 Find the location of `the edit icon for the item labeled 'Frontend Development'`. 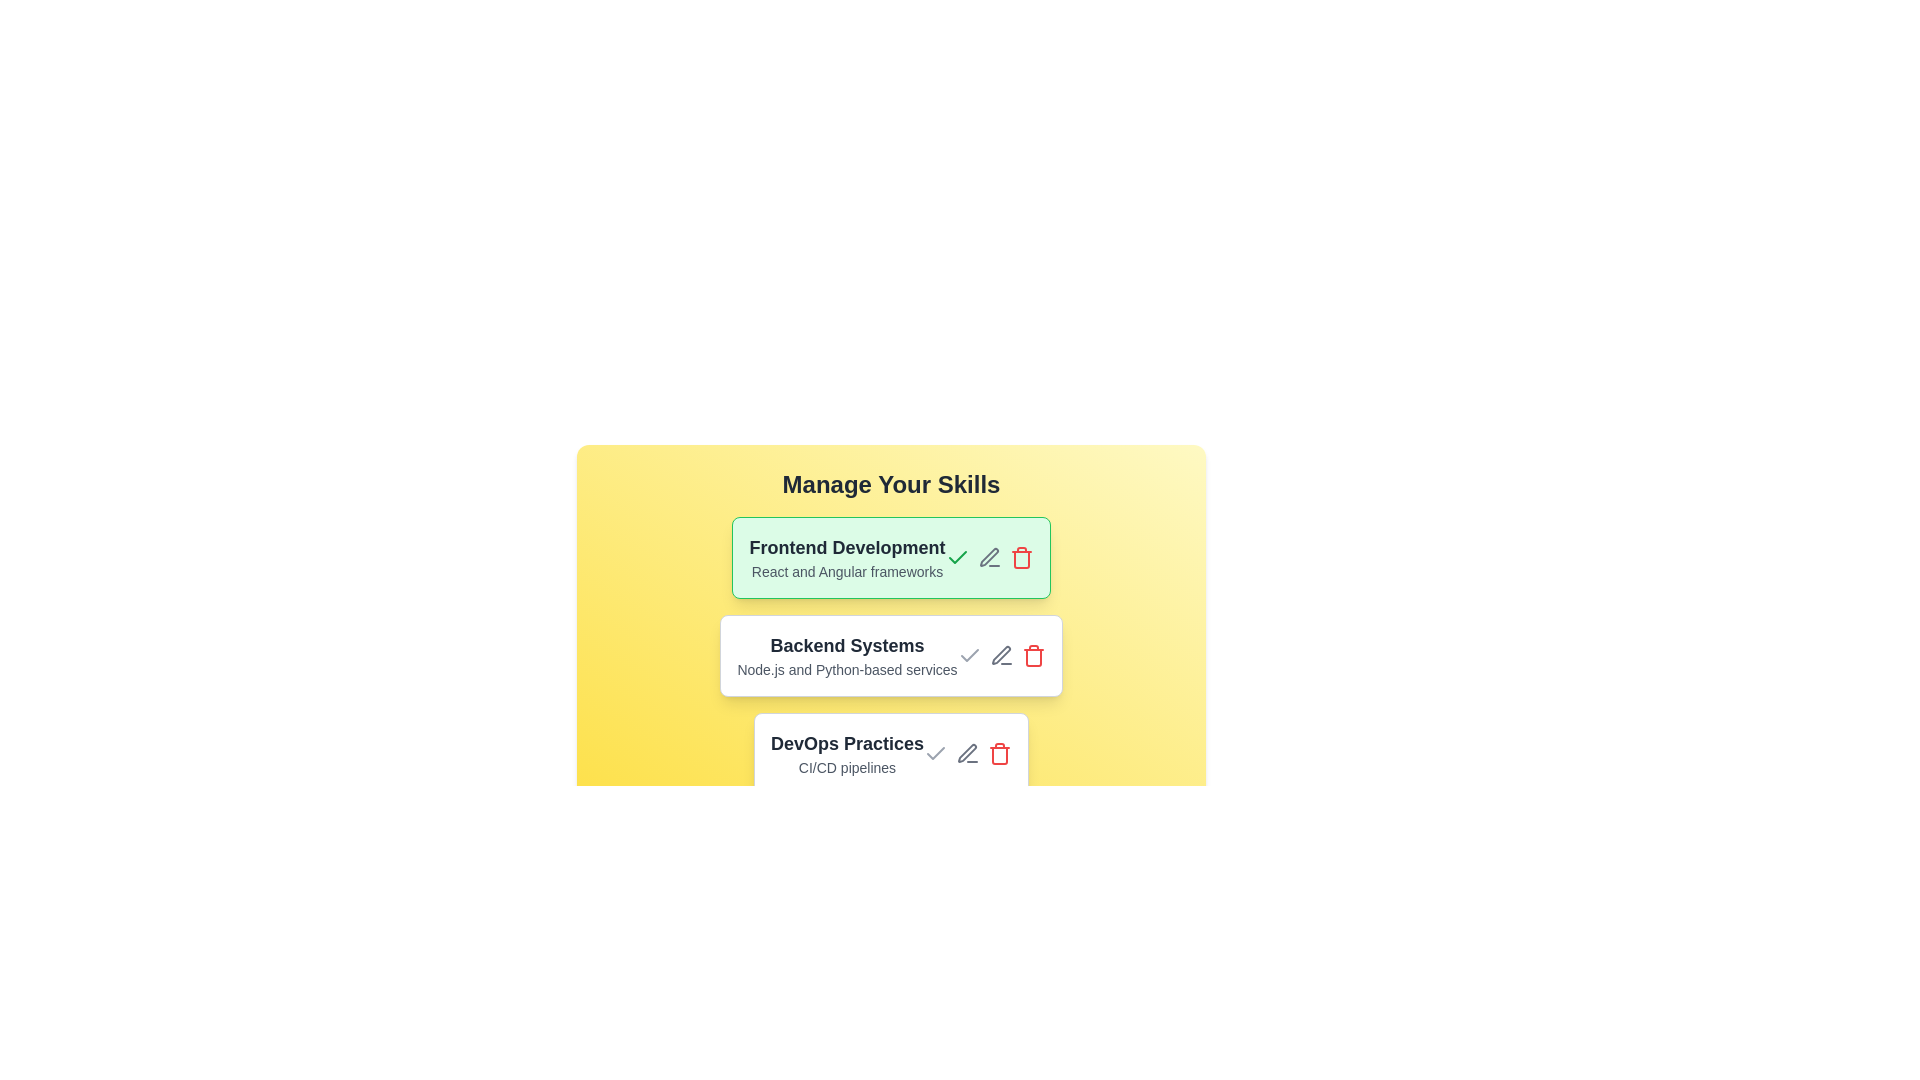

the edit icon for the item labeled 'Frontend Development' is located at coordinates (989, 558).